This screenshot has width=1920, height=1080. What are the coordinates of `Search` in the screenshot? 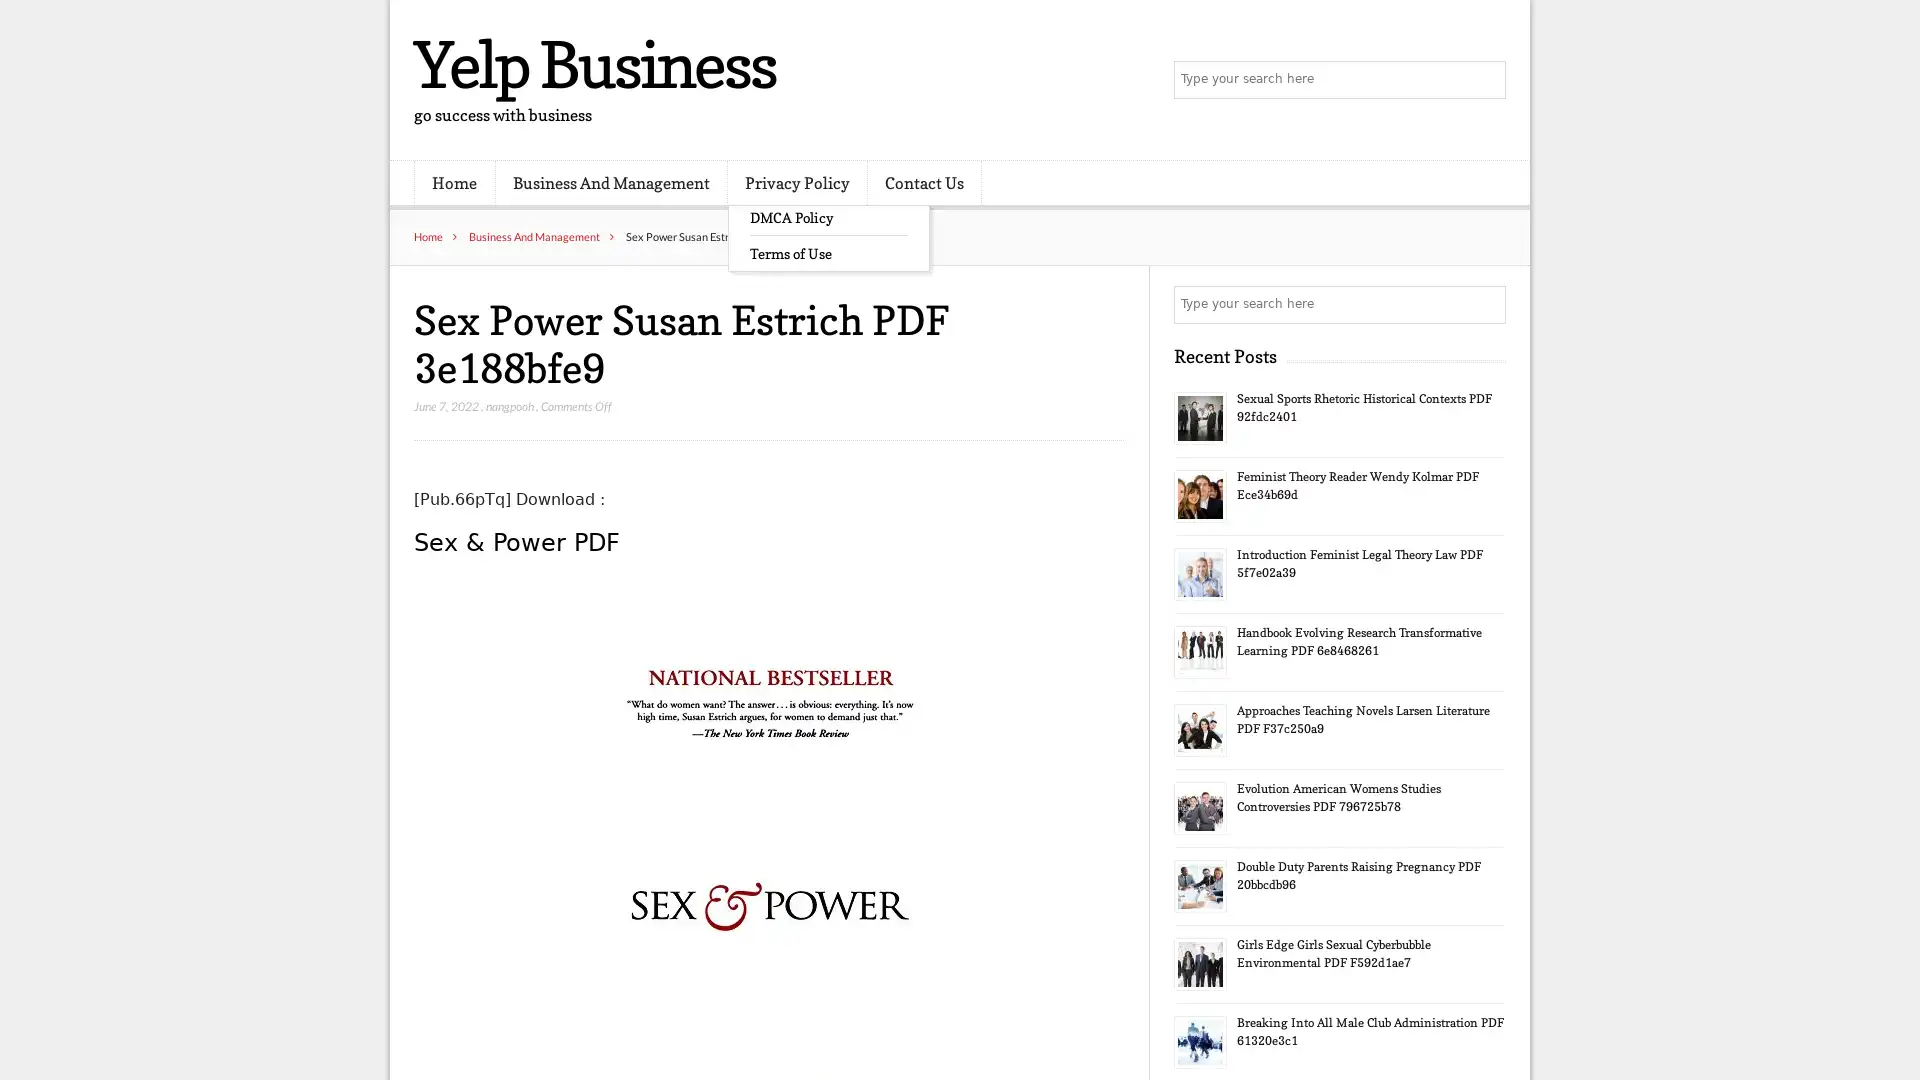 It's located at (1485, 304).